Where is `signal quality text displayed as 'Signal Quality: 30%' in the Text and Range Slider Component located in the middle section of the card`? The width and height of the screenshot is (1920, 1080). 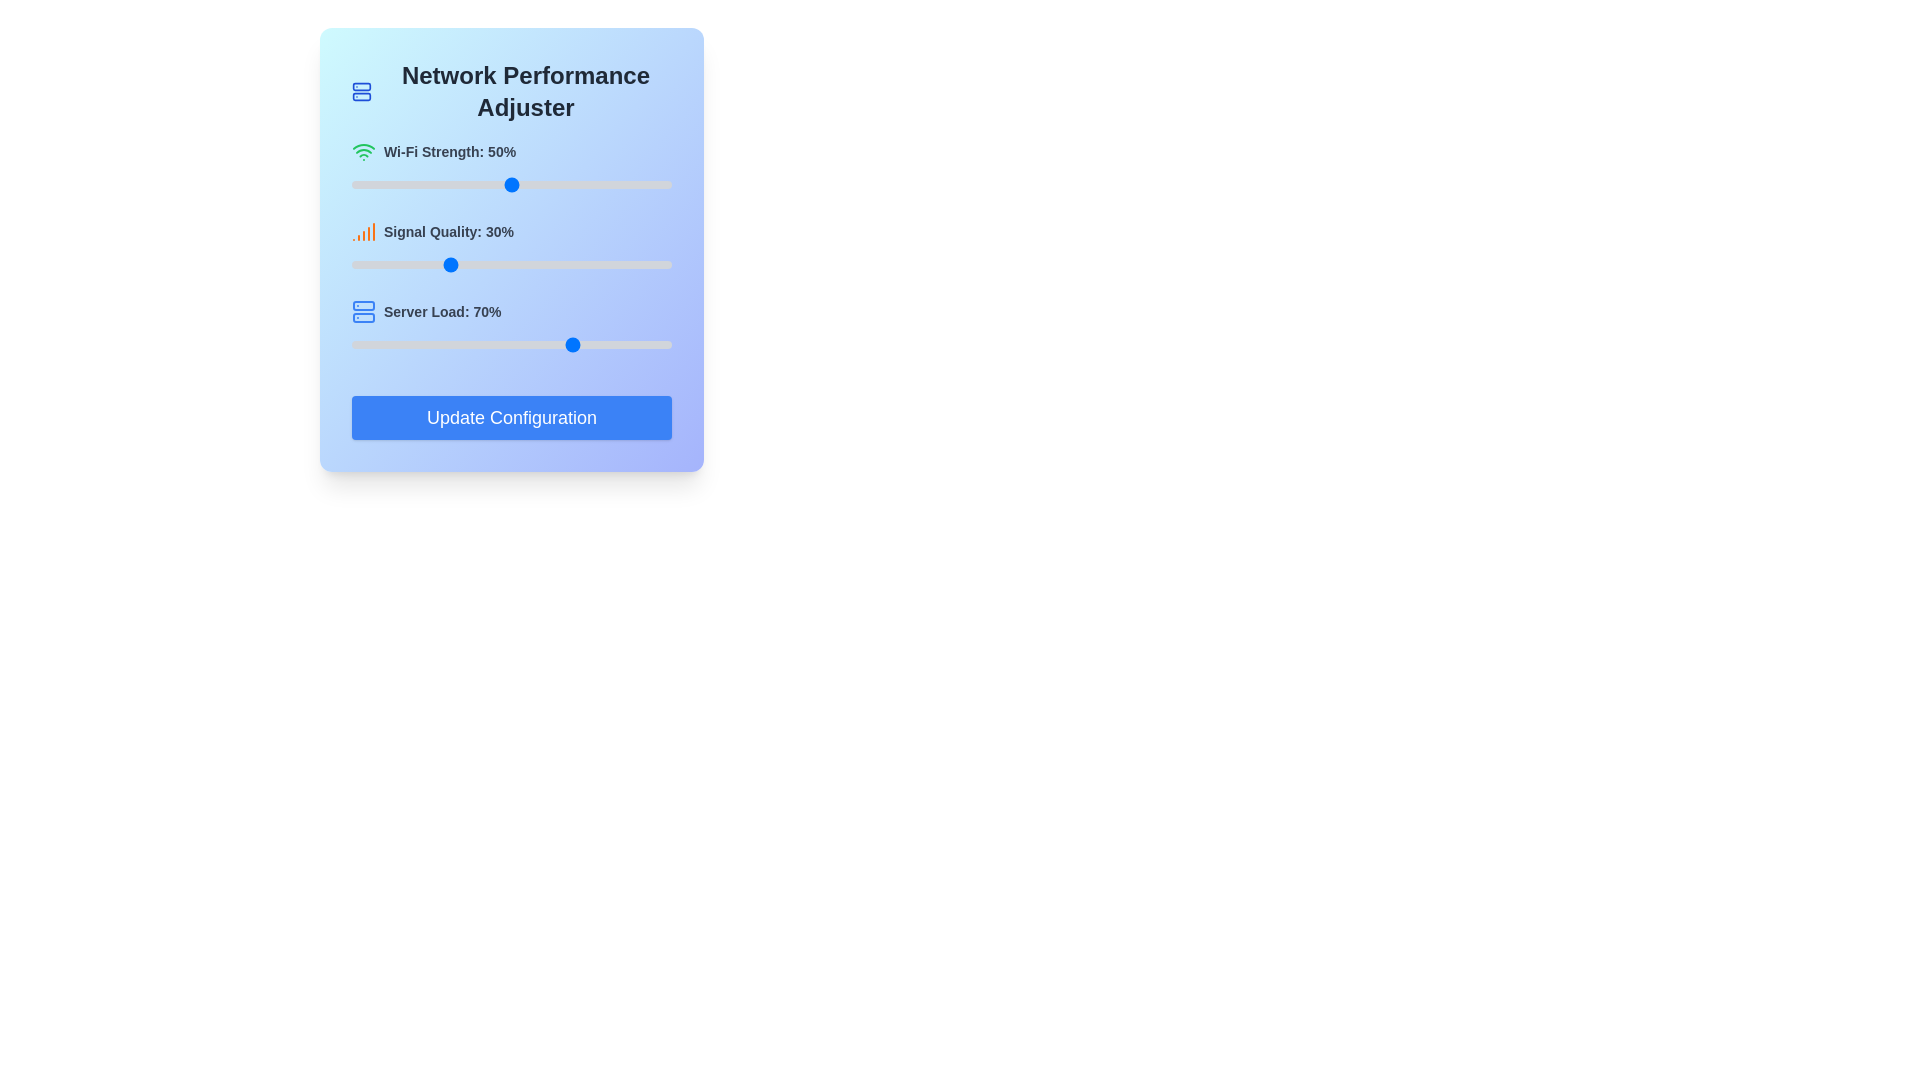
signal quality text displayed as 'Signal Quality: 30%' in the Text and Range Slider Component located in the middle section of the card is located at coordinates (512, 246).